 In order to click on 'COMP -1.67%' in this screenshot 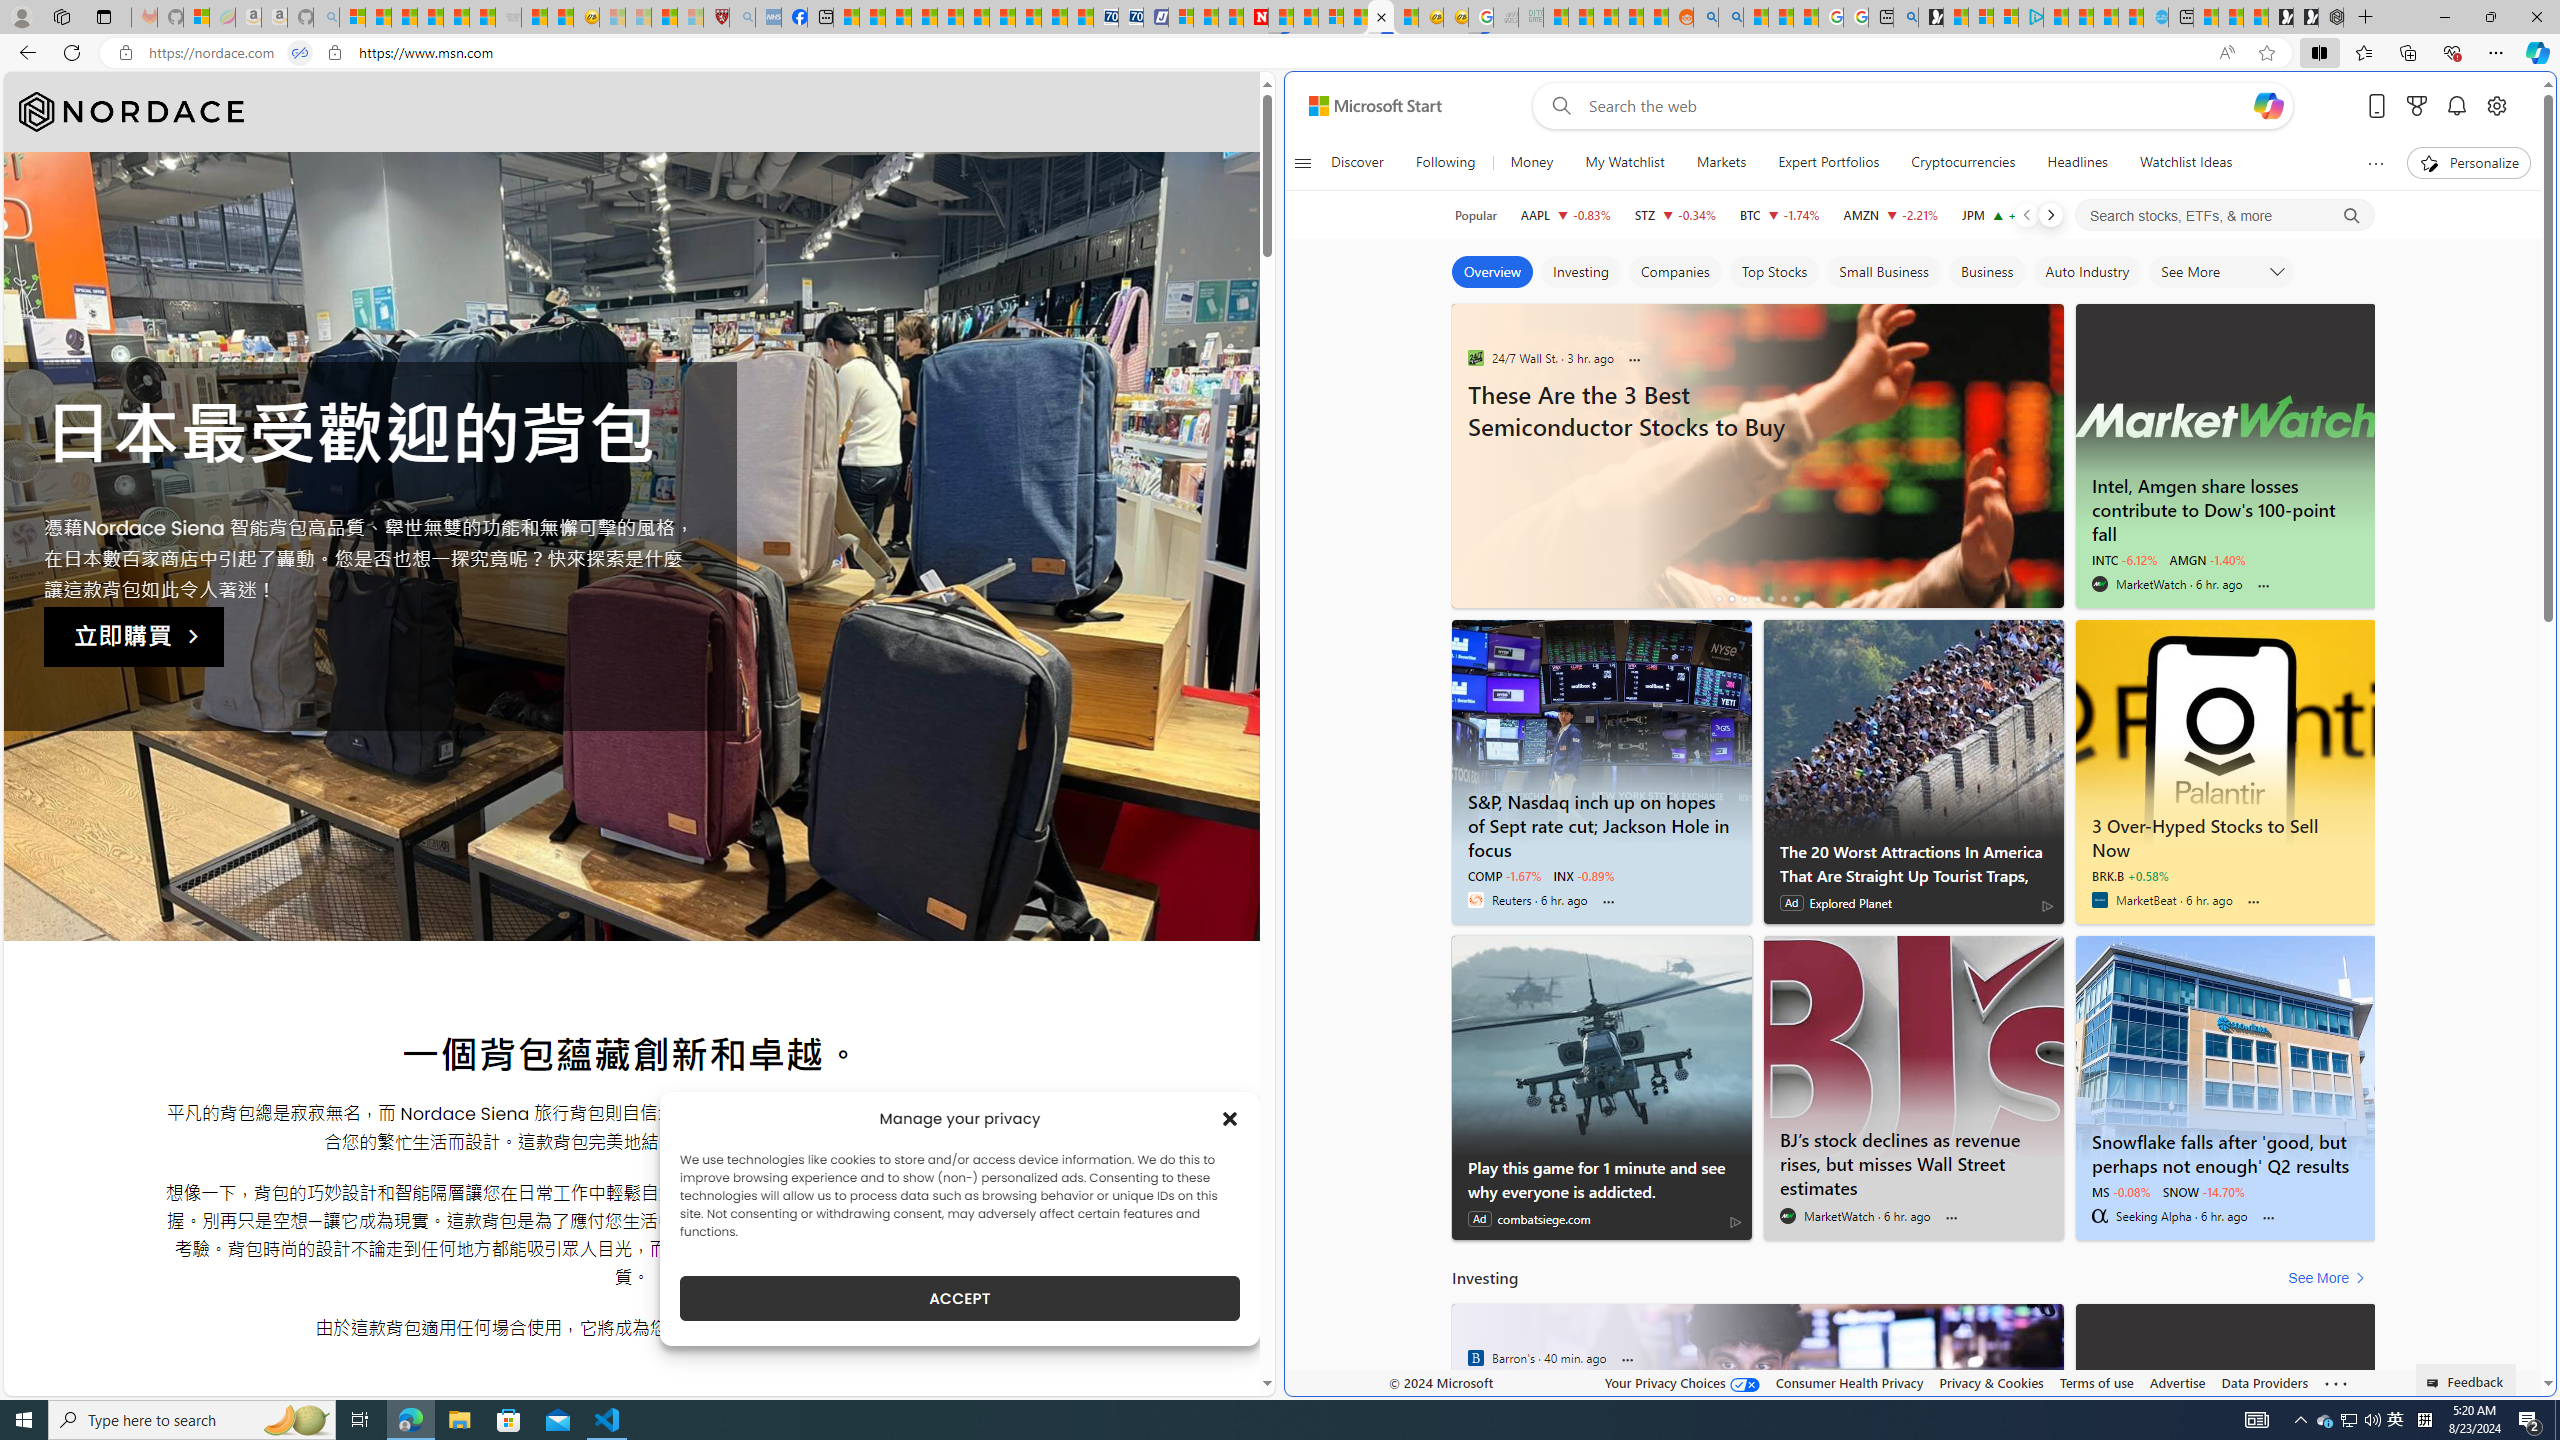, I will do `click(1504, 876)`.